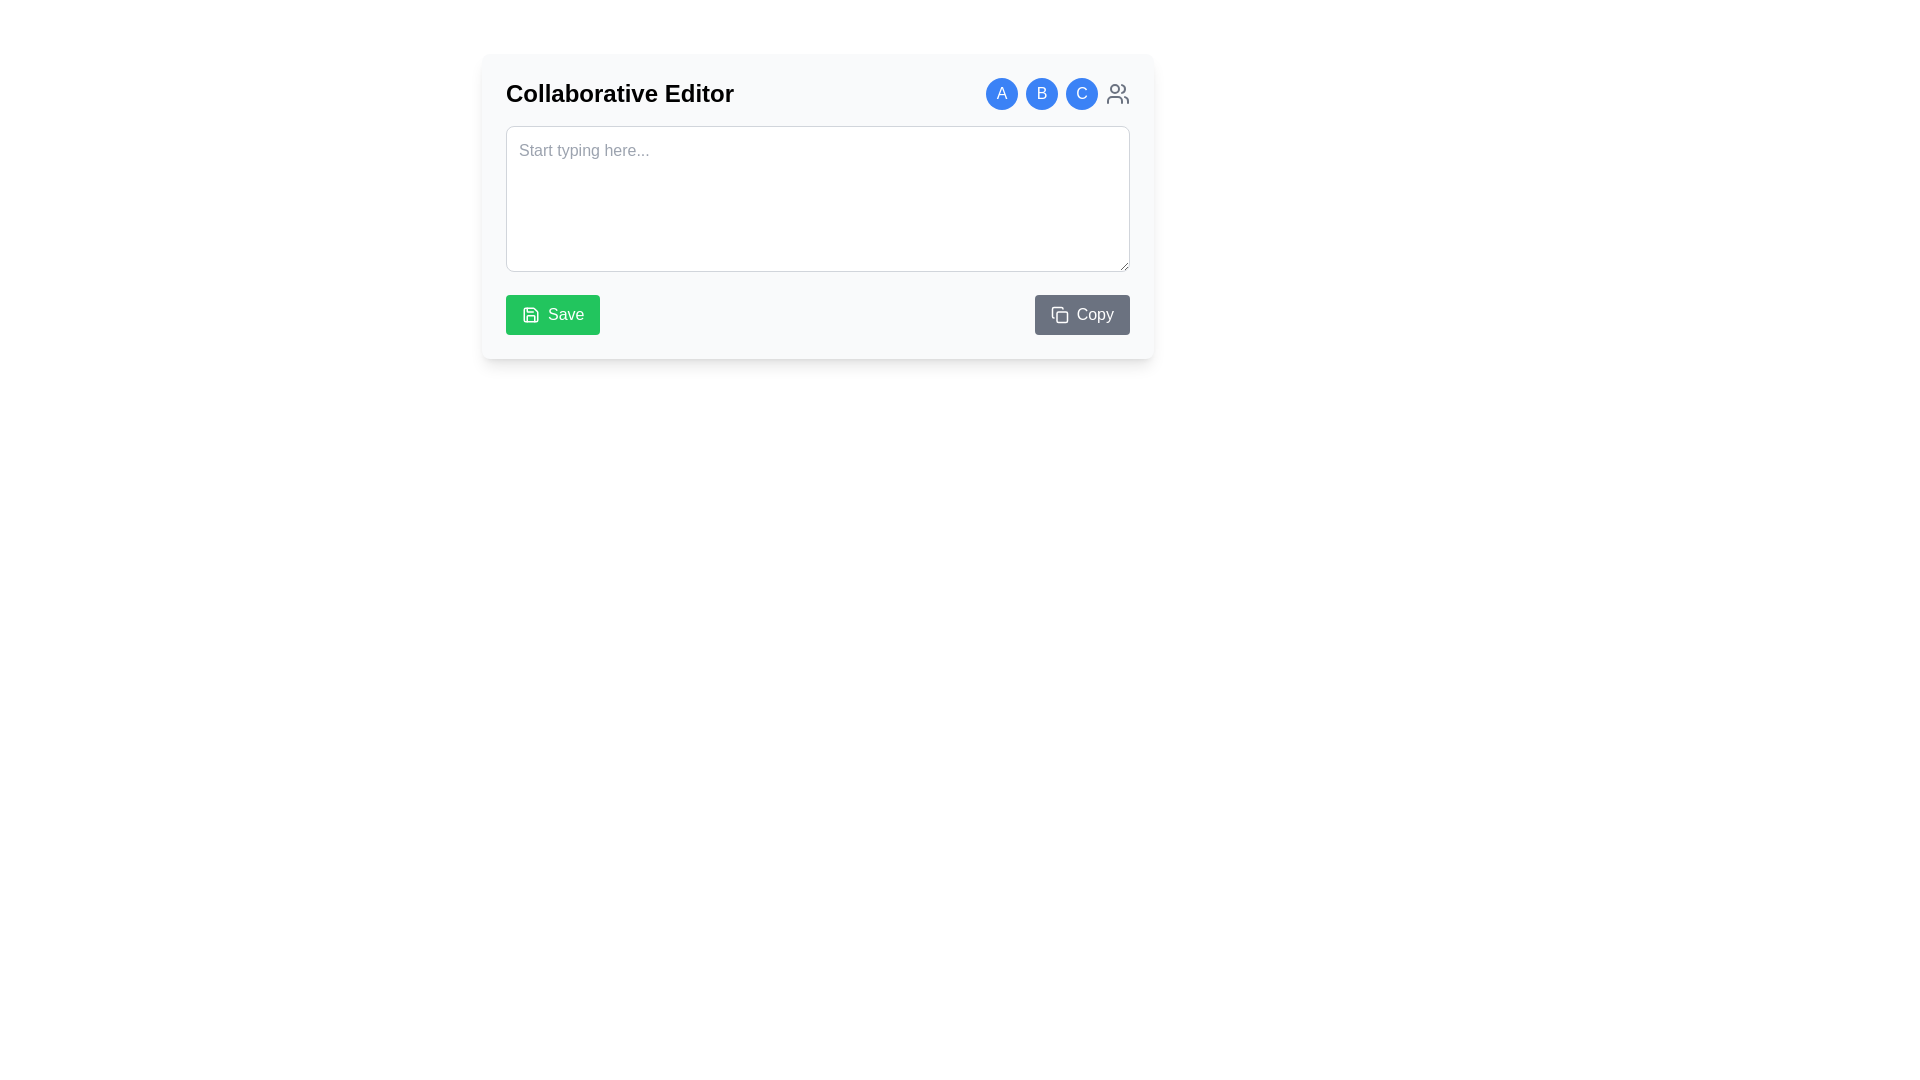 The width and height of the screenshot is (1920, 1080). Describe the element at coordinates (1080, 93) in the screenshot. I see `the circular static label with a blue background and a white letter 'C' centered within it, located next to the 'B' icon in the top-right corner of the editor section` at that location.